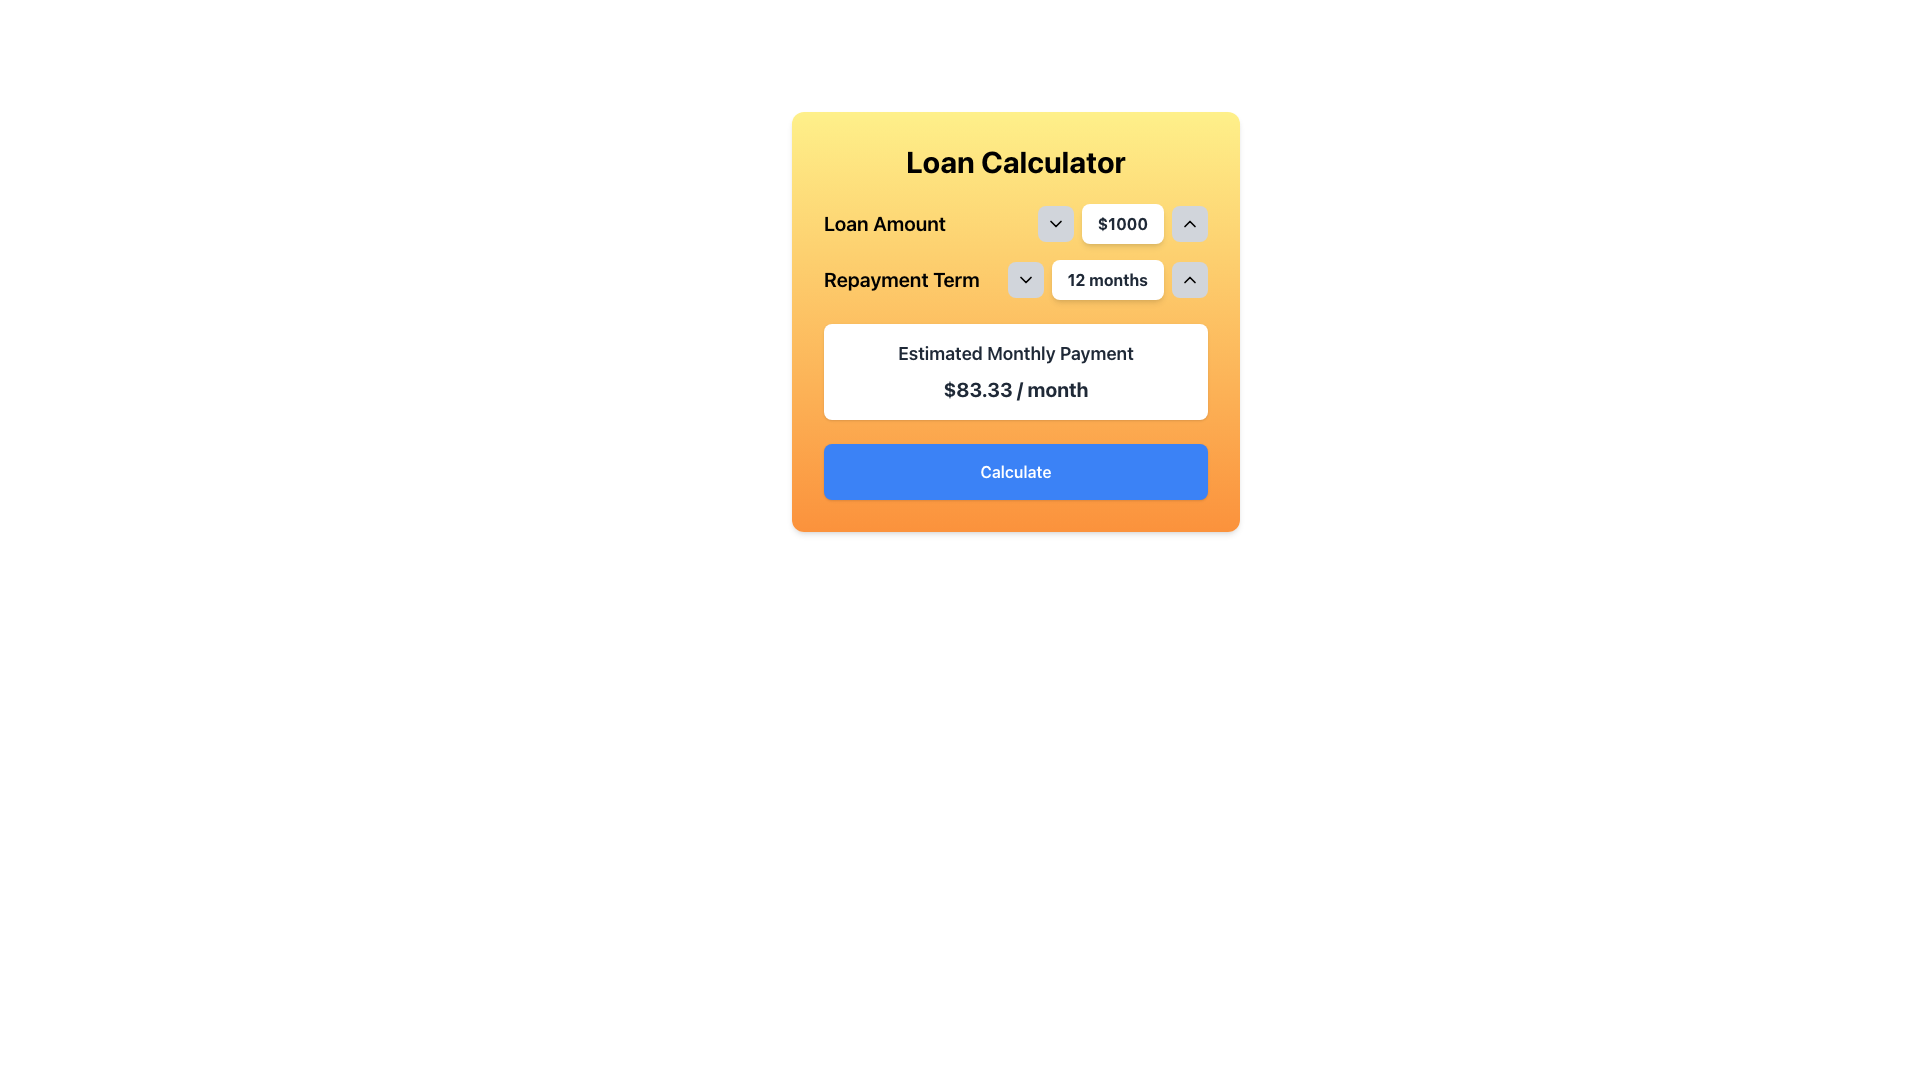 The height and width of the screenshot is (1080, 1920). I want to click on the downward-pointing chevron icon located to the right of the '12 months' numeric input box, so click(1025, 280).